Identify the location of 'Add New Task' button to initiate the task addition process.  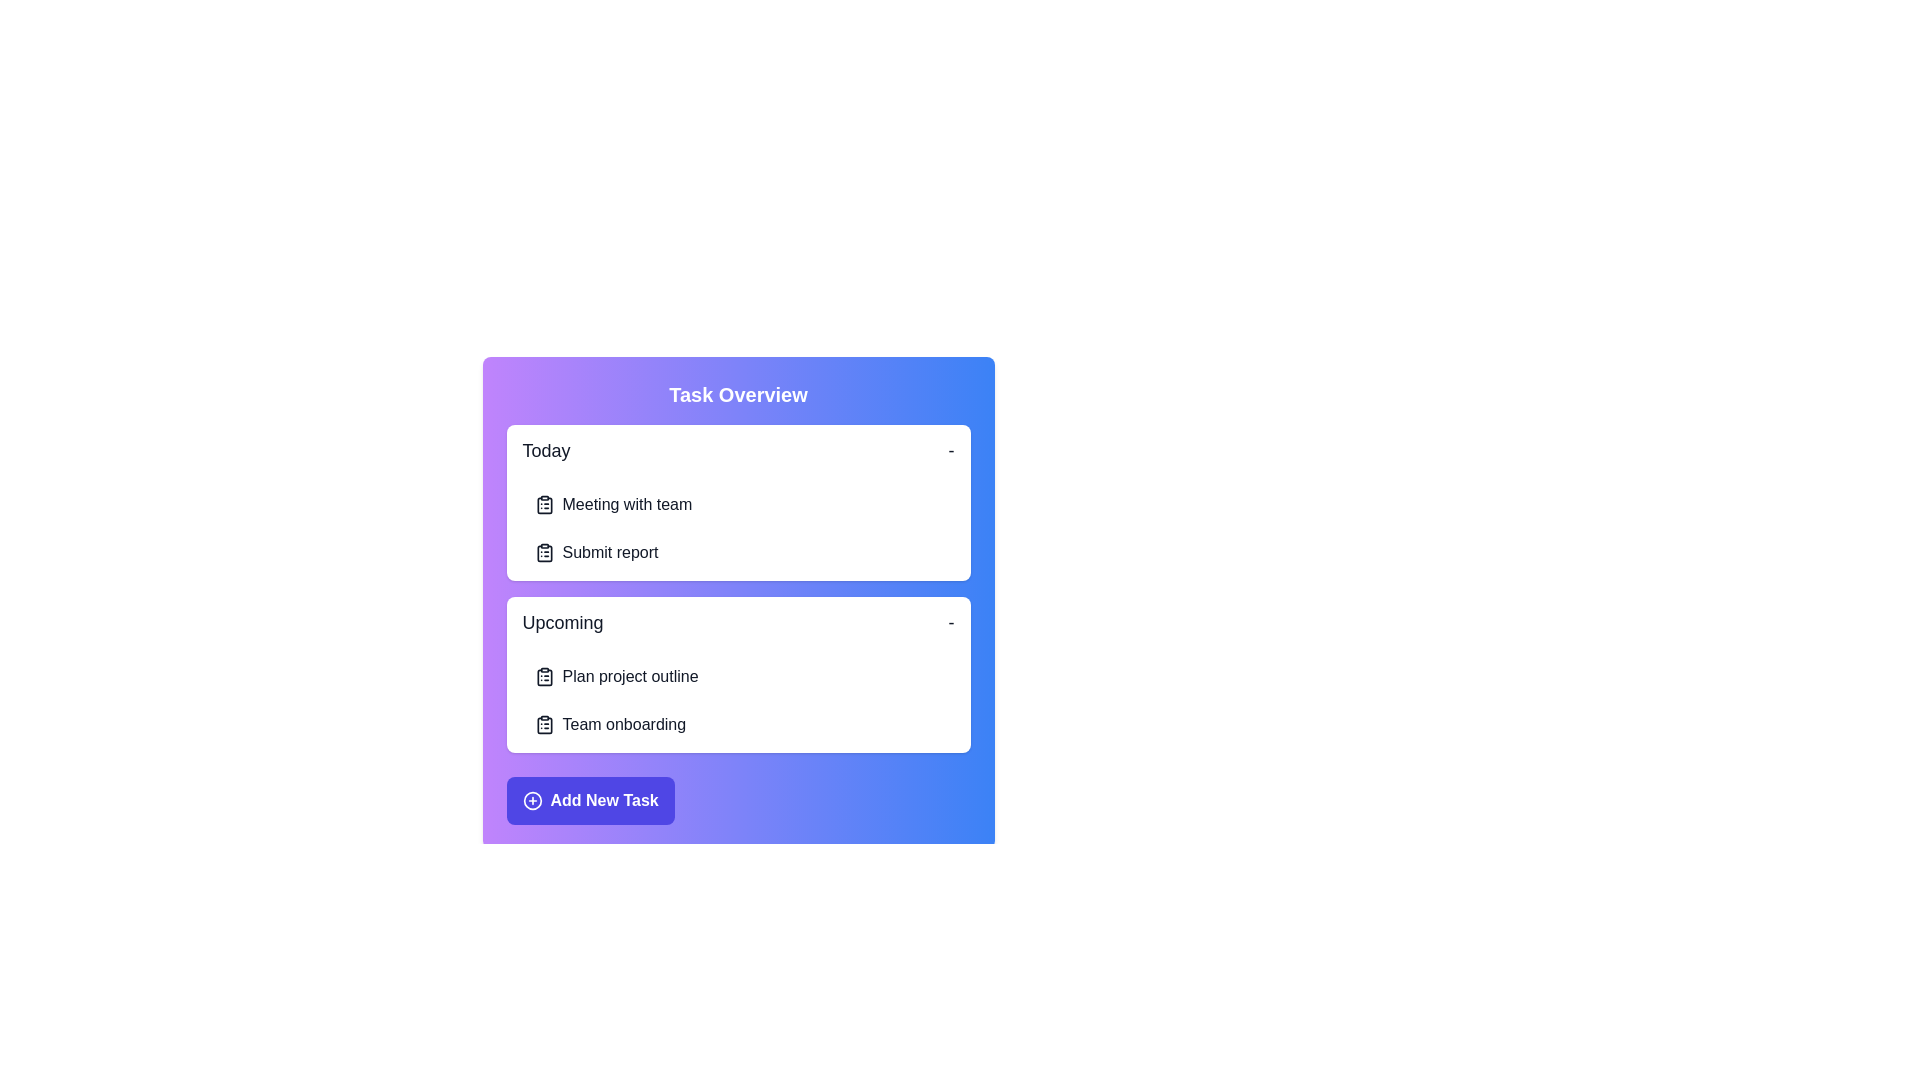
(589, 800).